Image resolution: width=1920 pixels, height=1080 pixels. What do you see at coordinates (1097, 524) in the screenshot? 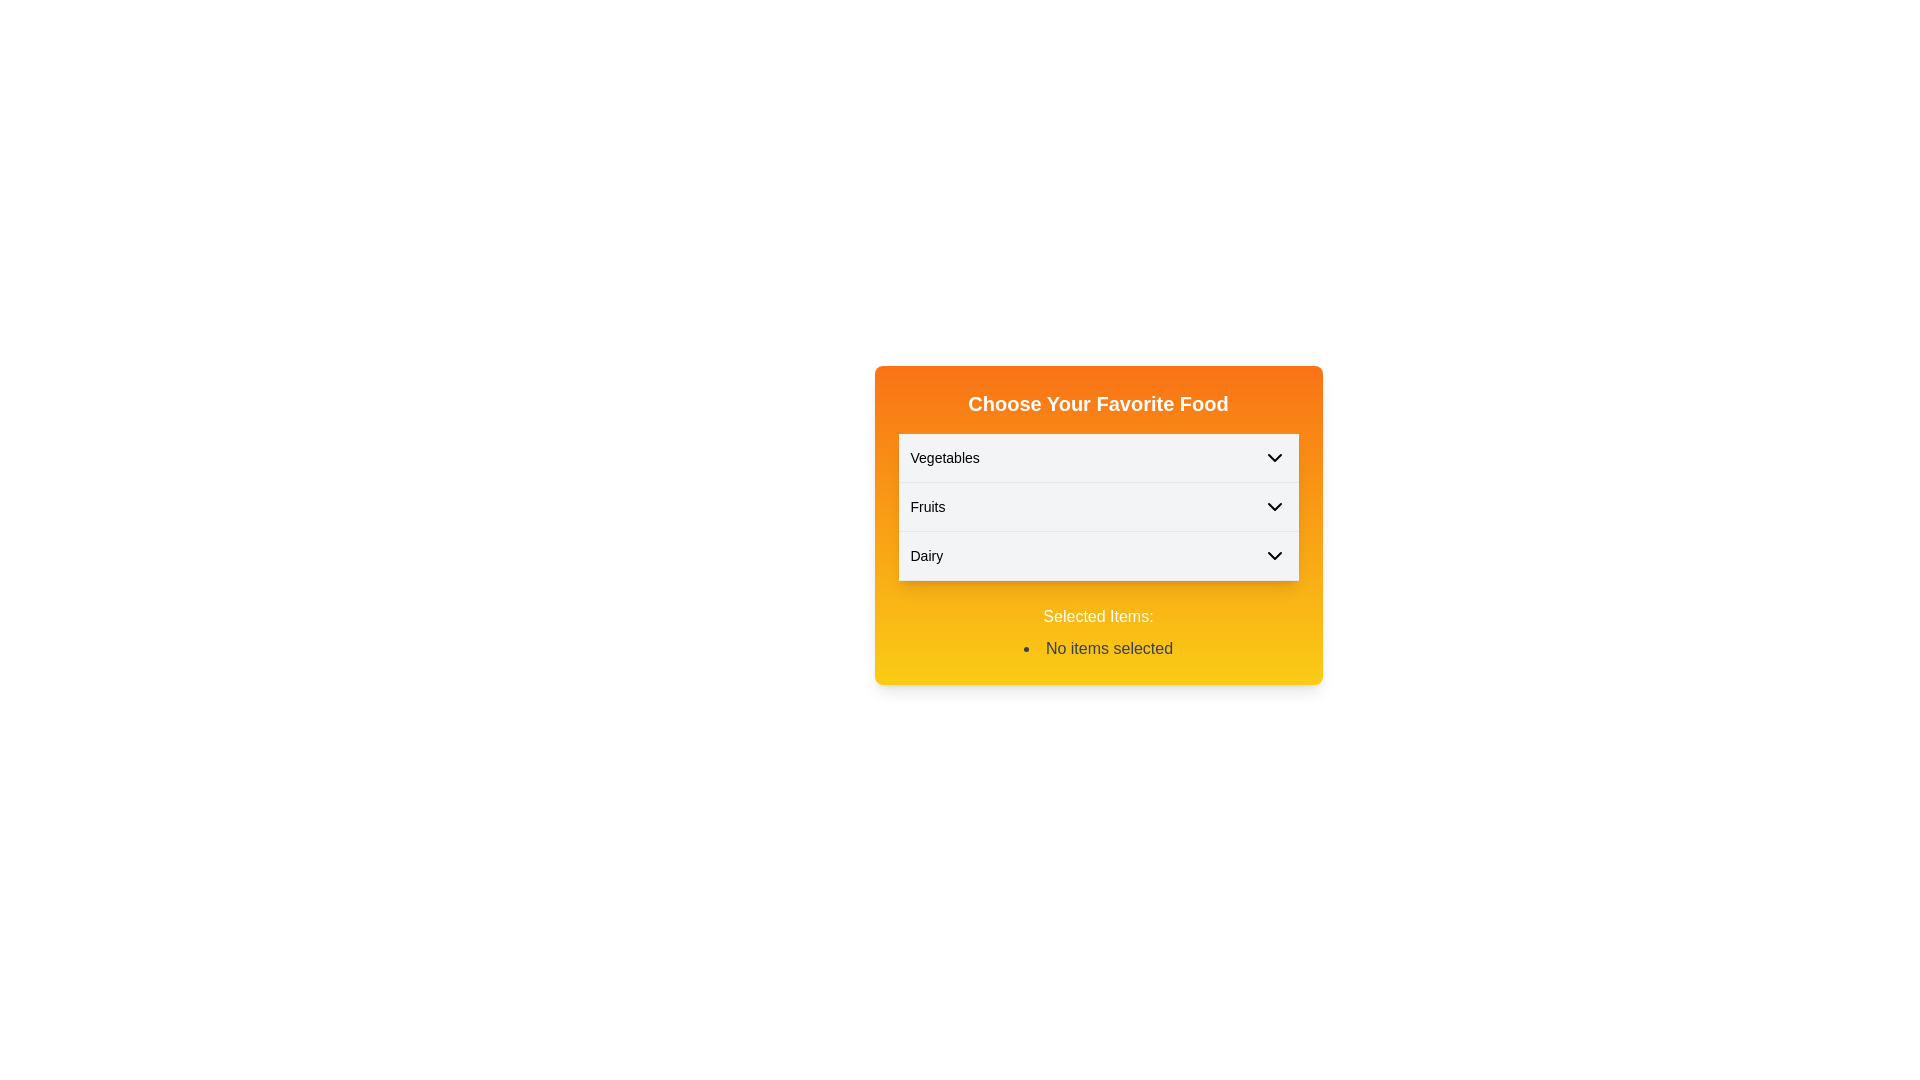
I see `the dropdown menu` at bounding box center [1097, 524].